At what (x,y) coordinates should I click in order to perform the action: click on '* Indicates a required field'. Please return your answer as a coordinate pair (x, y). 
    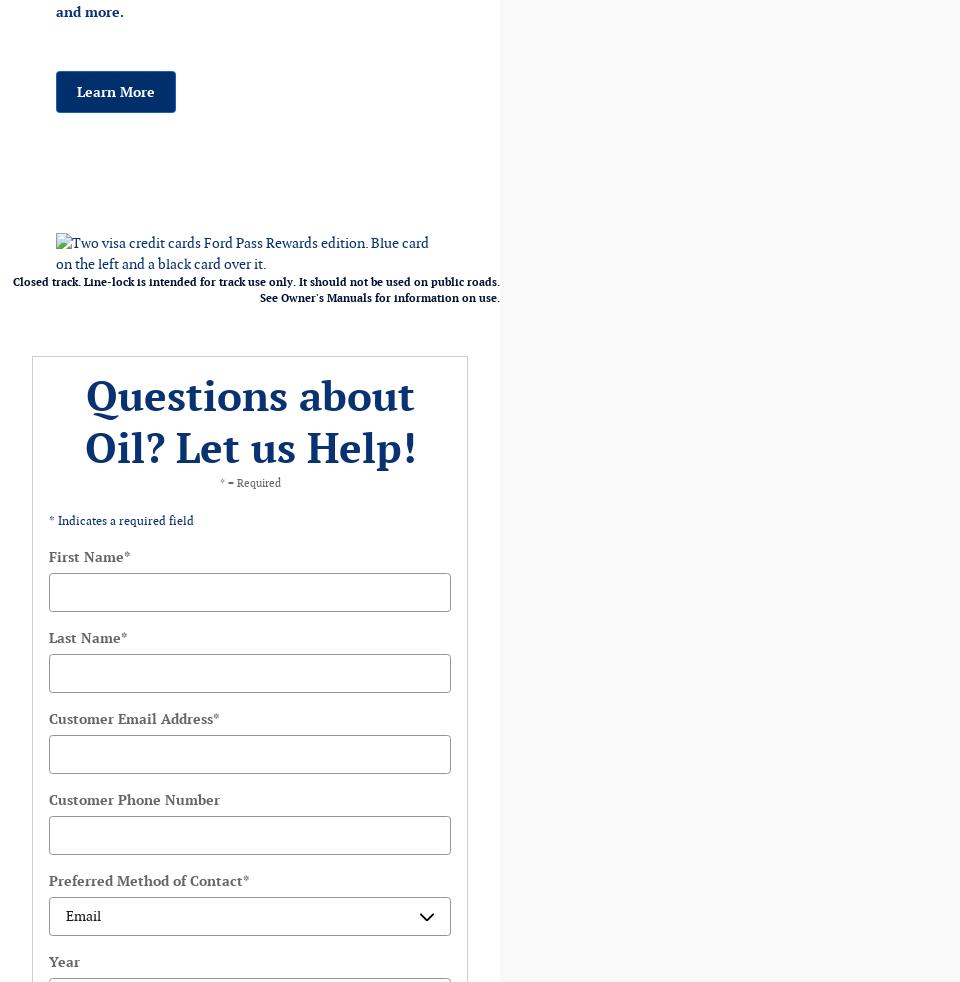
    Looking at the image, I should click on (47, 520).